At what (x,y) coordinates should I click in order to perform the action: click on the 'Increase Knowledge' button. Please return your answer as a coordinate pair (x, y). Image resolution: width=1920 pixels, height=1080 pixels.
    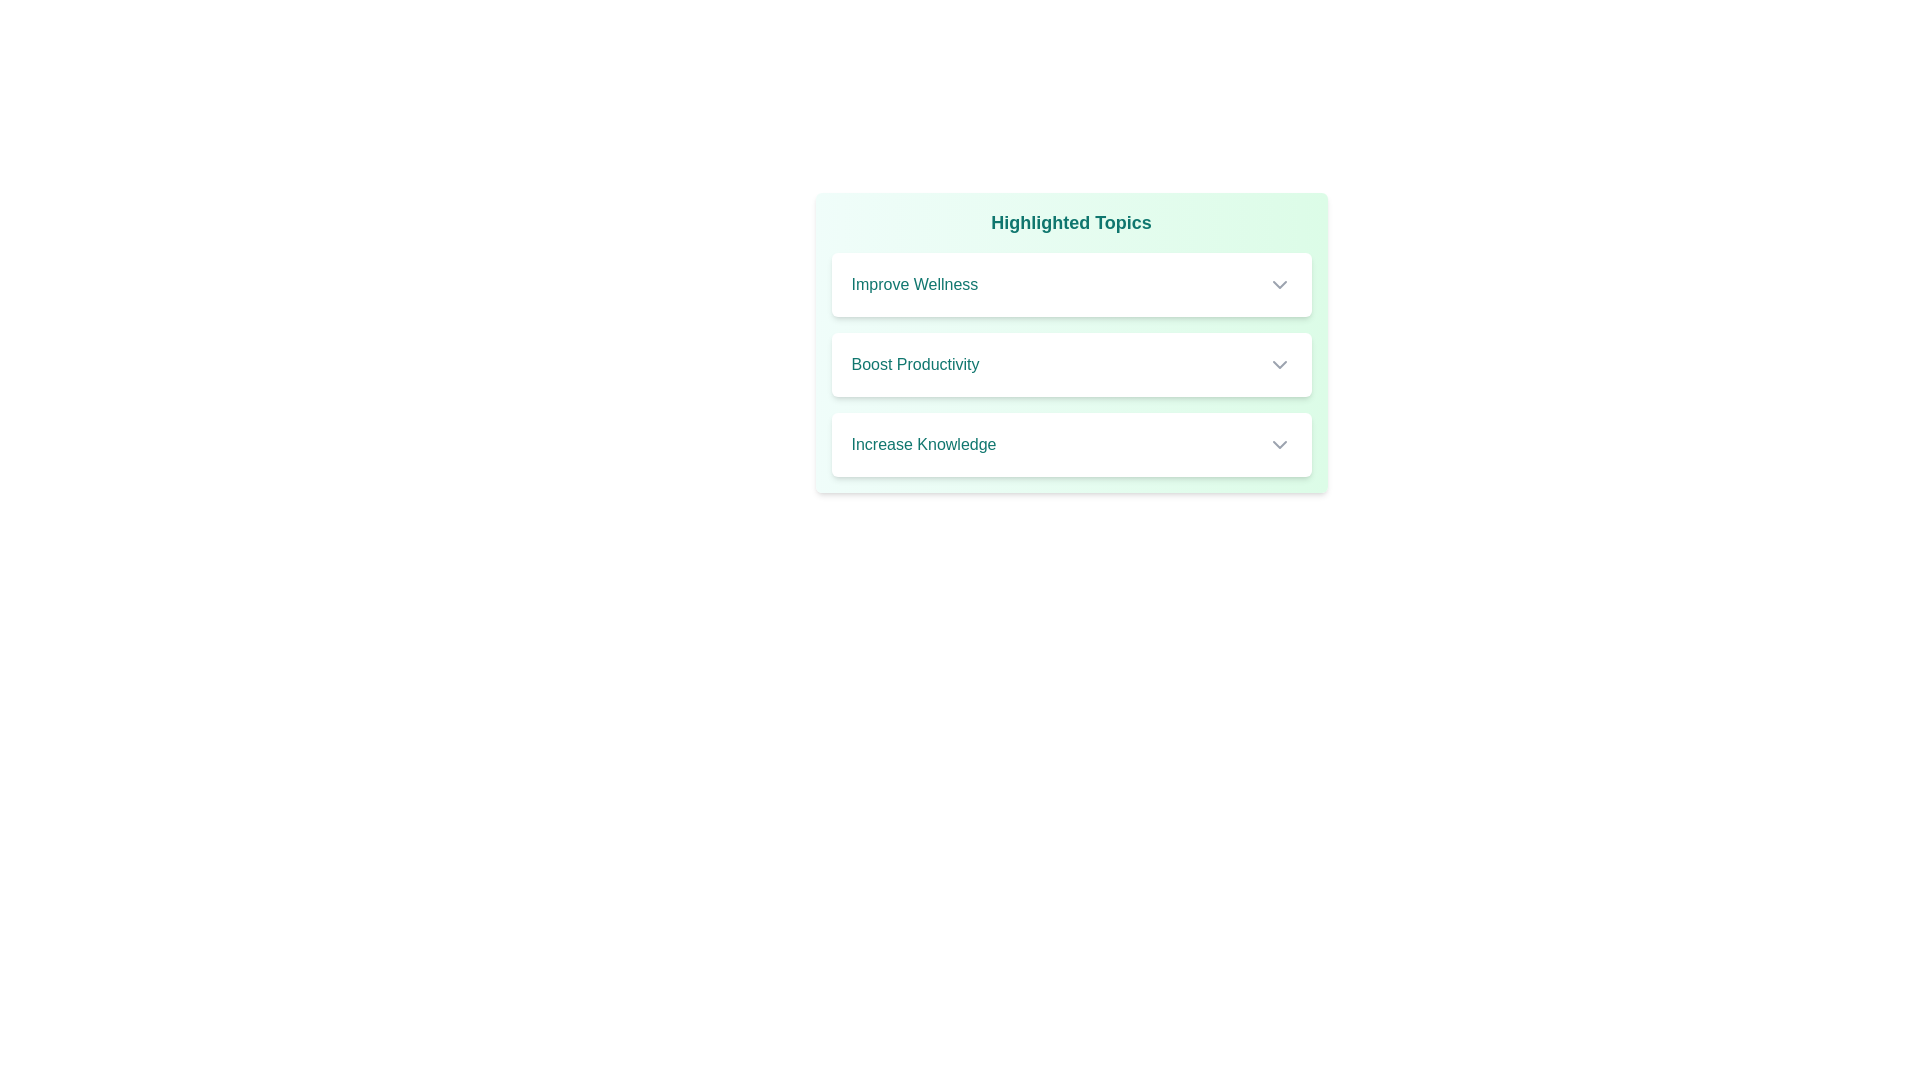
    Looking at the image, I should click on (1070, 443).